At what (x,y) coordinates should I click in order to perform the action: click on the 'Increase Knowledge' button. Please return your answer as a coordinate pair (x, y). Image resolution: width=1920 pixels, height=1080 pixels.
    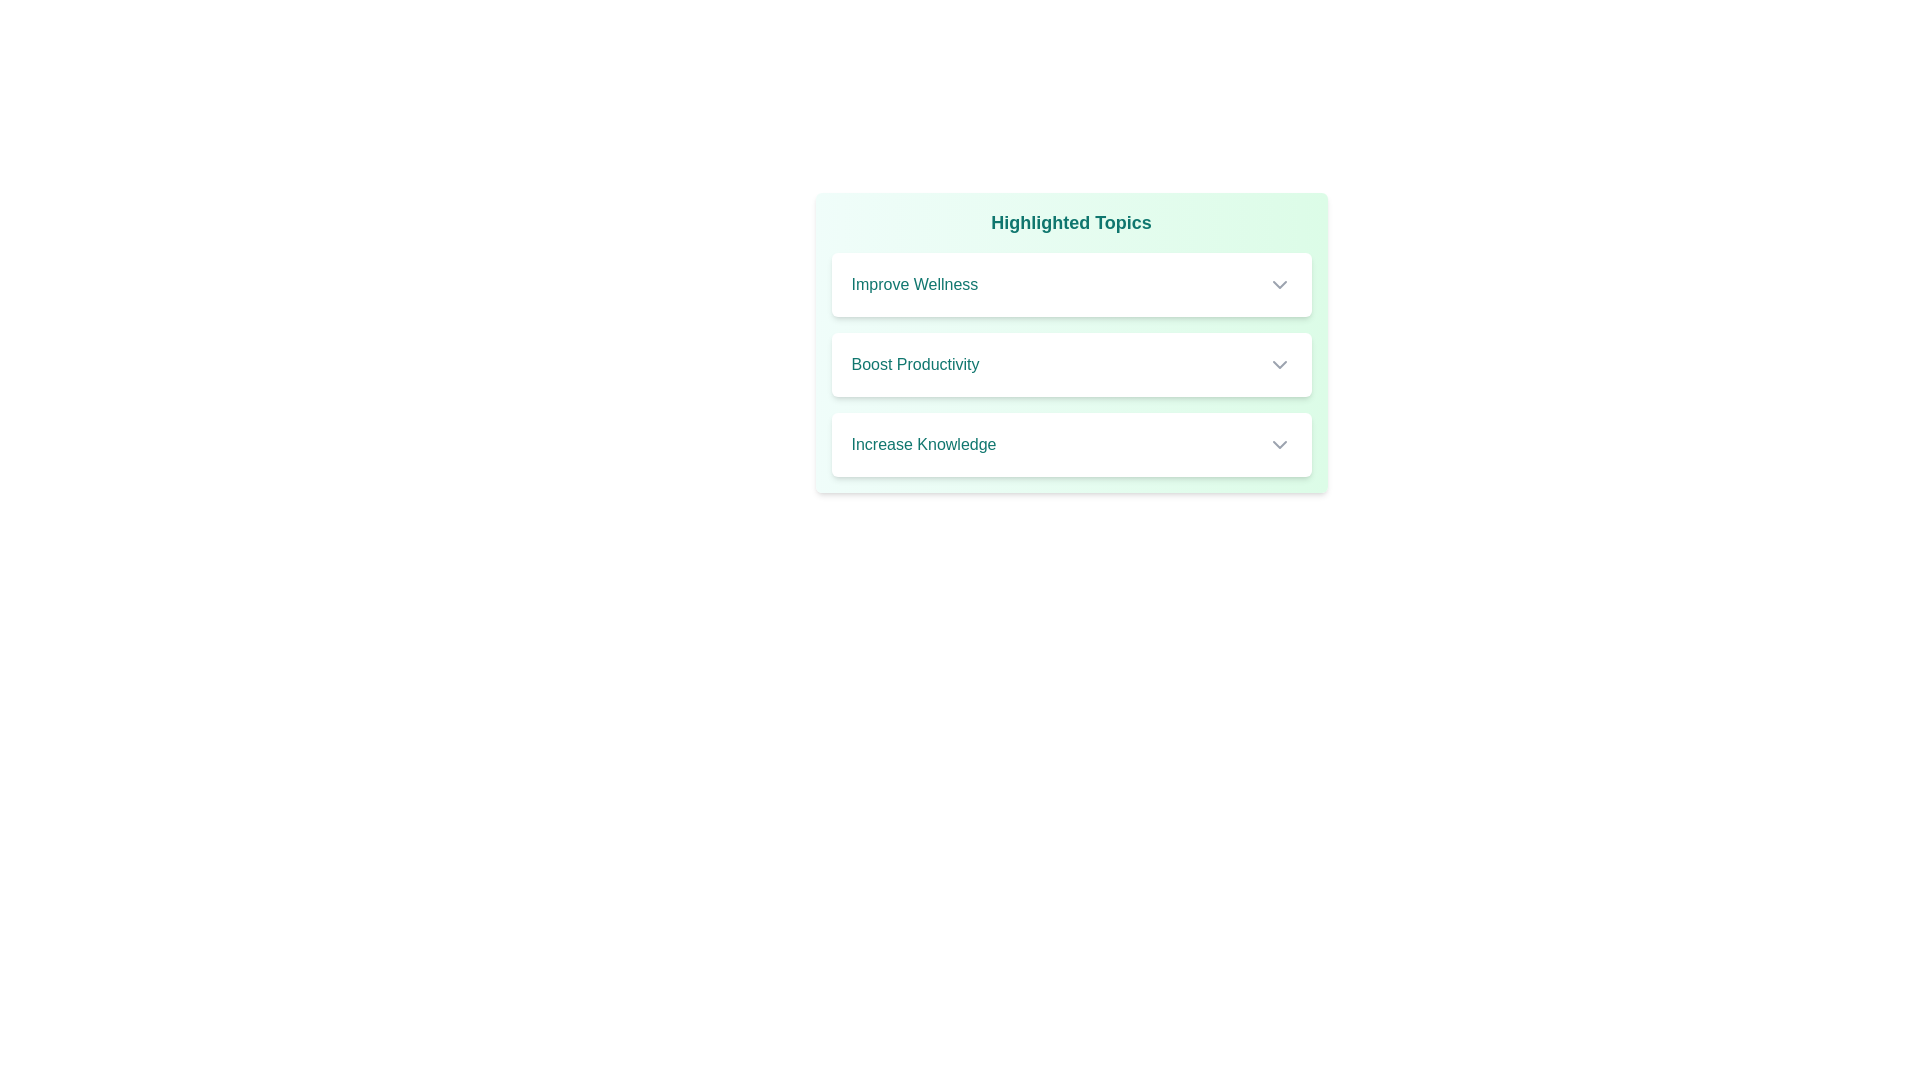
    Looking at the image, I should click on (1070, 443).